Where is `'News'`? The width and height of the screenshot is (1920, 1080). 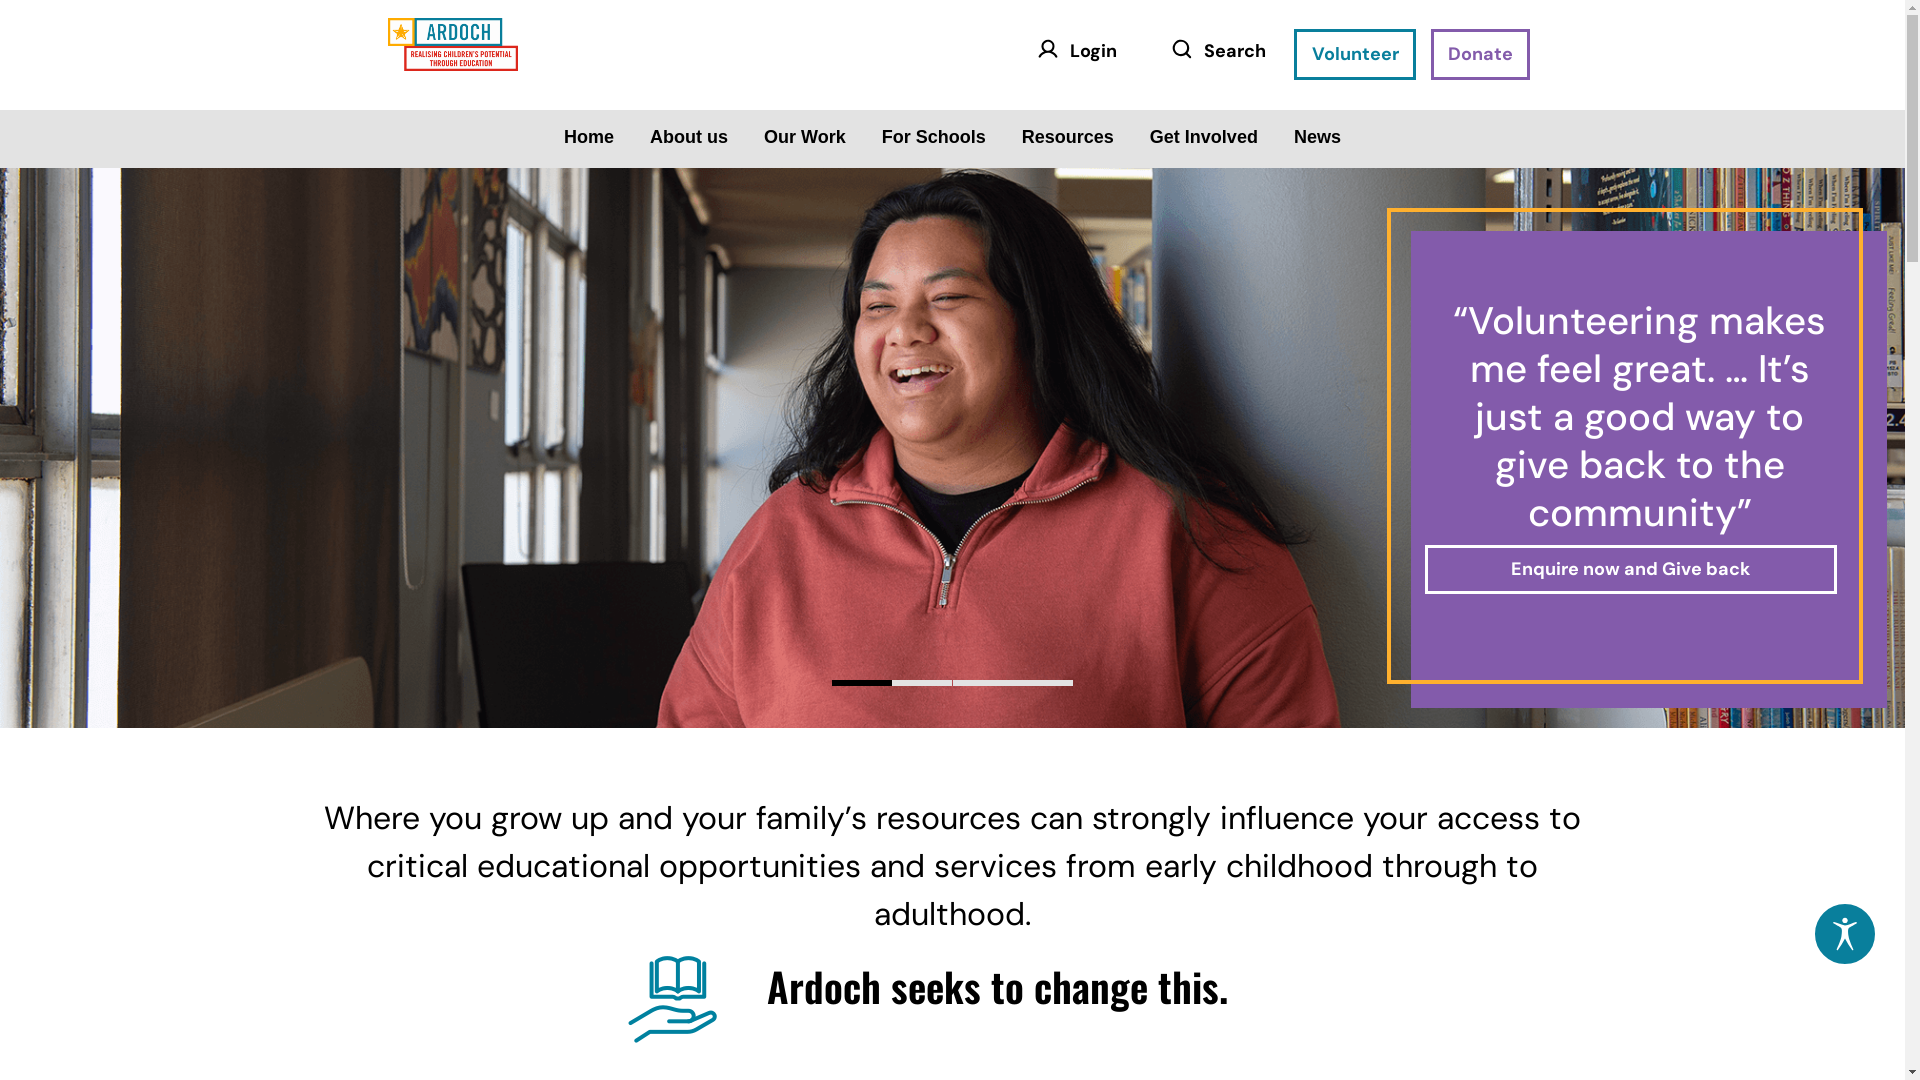 'News' is located at coordinates (1317, 136).